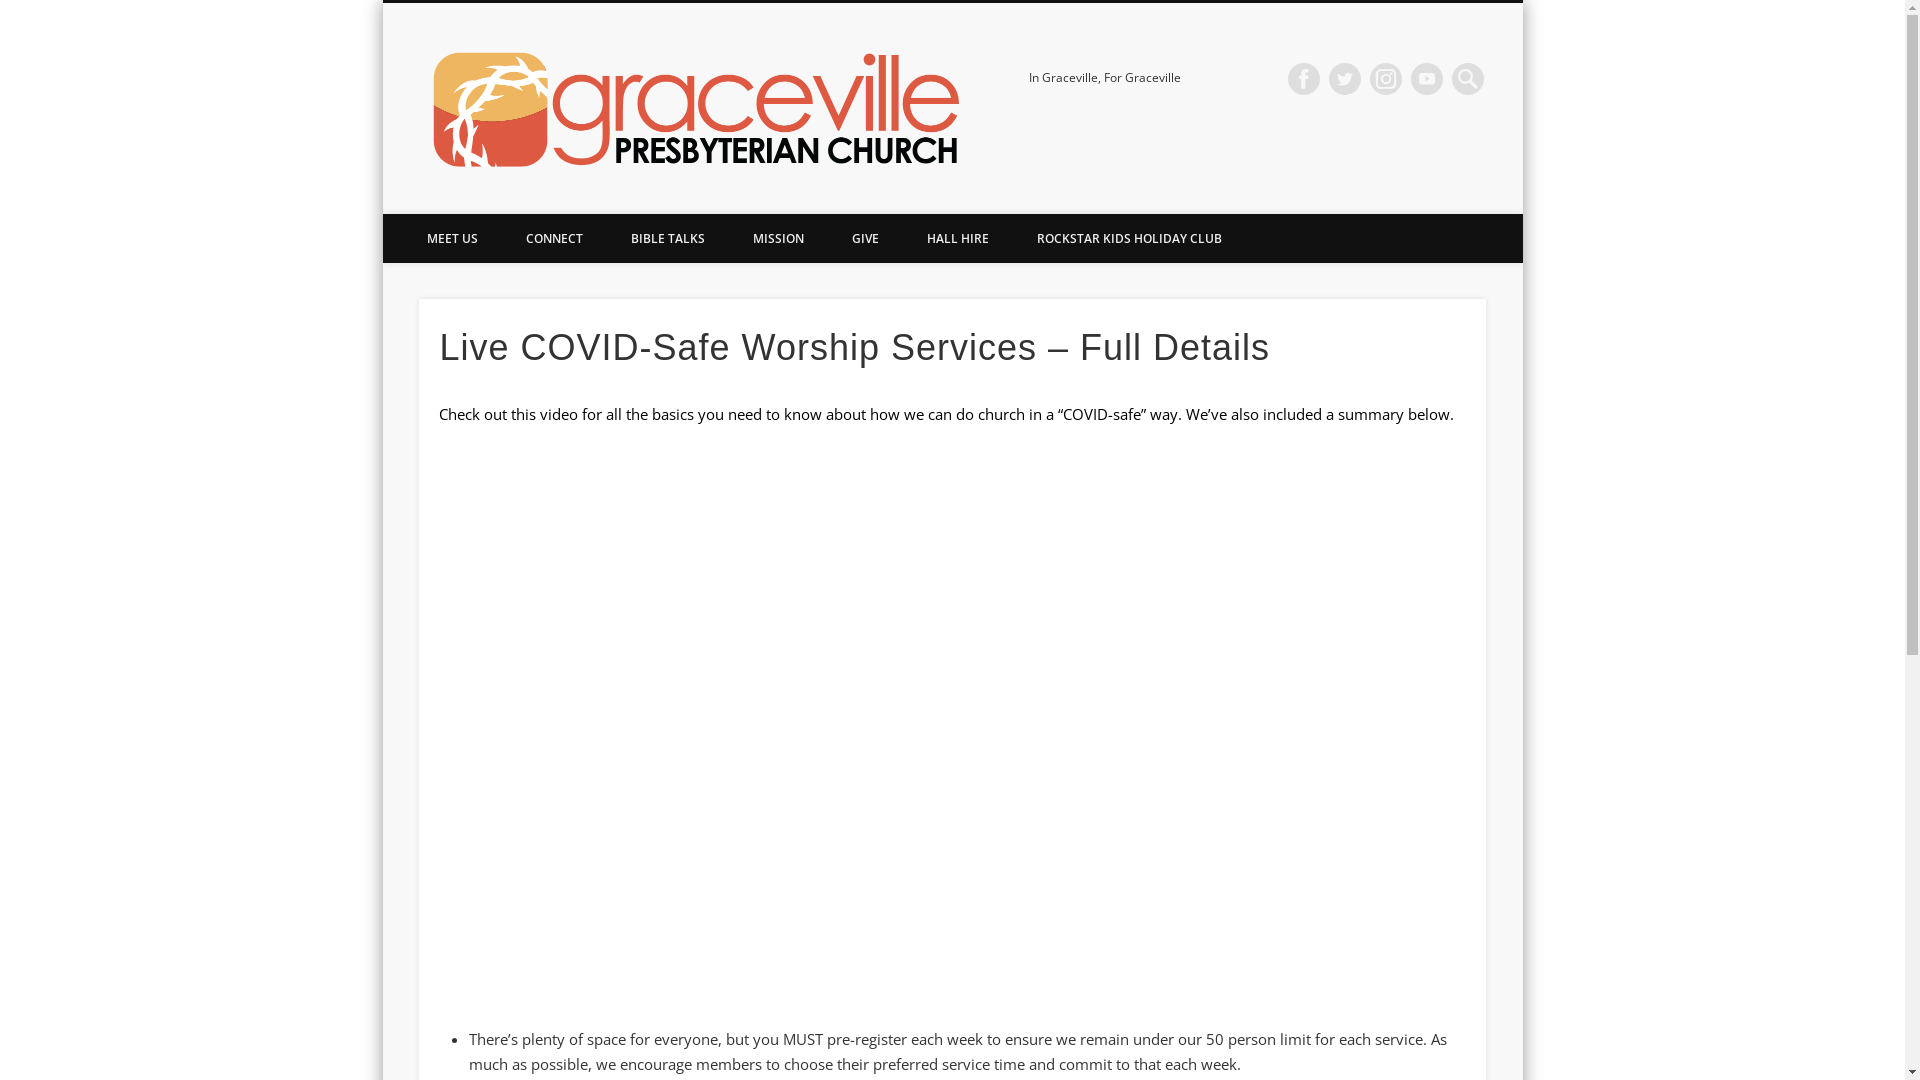 This screenshot has height=1080, width=1920. I want to click on 'BIBLE TALKS', so click(667, 237).